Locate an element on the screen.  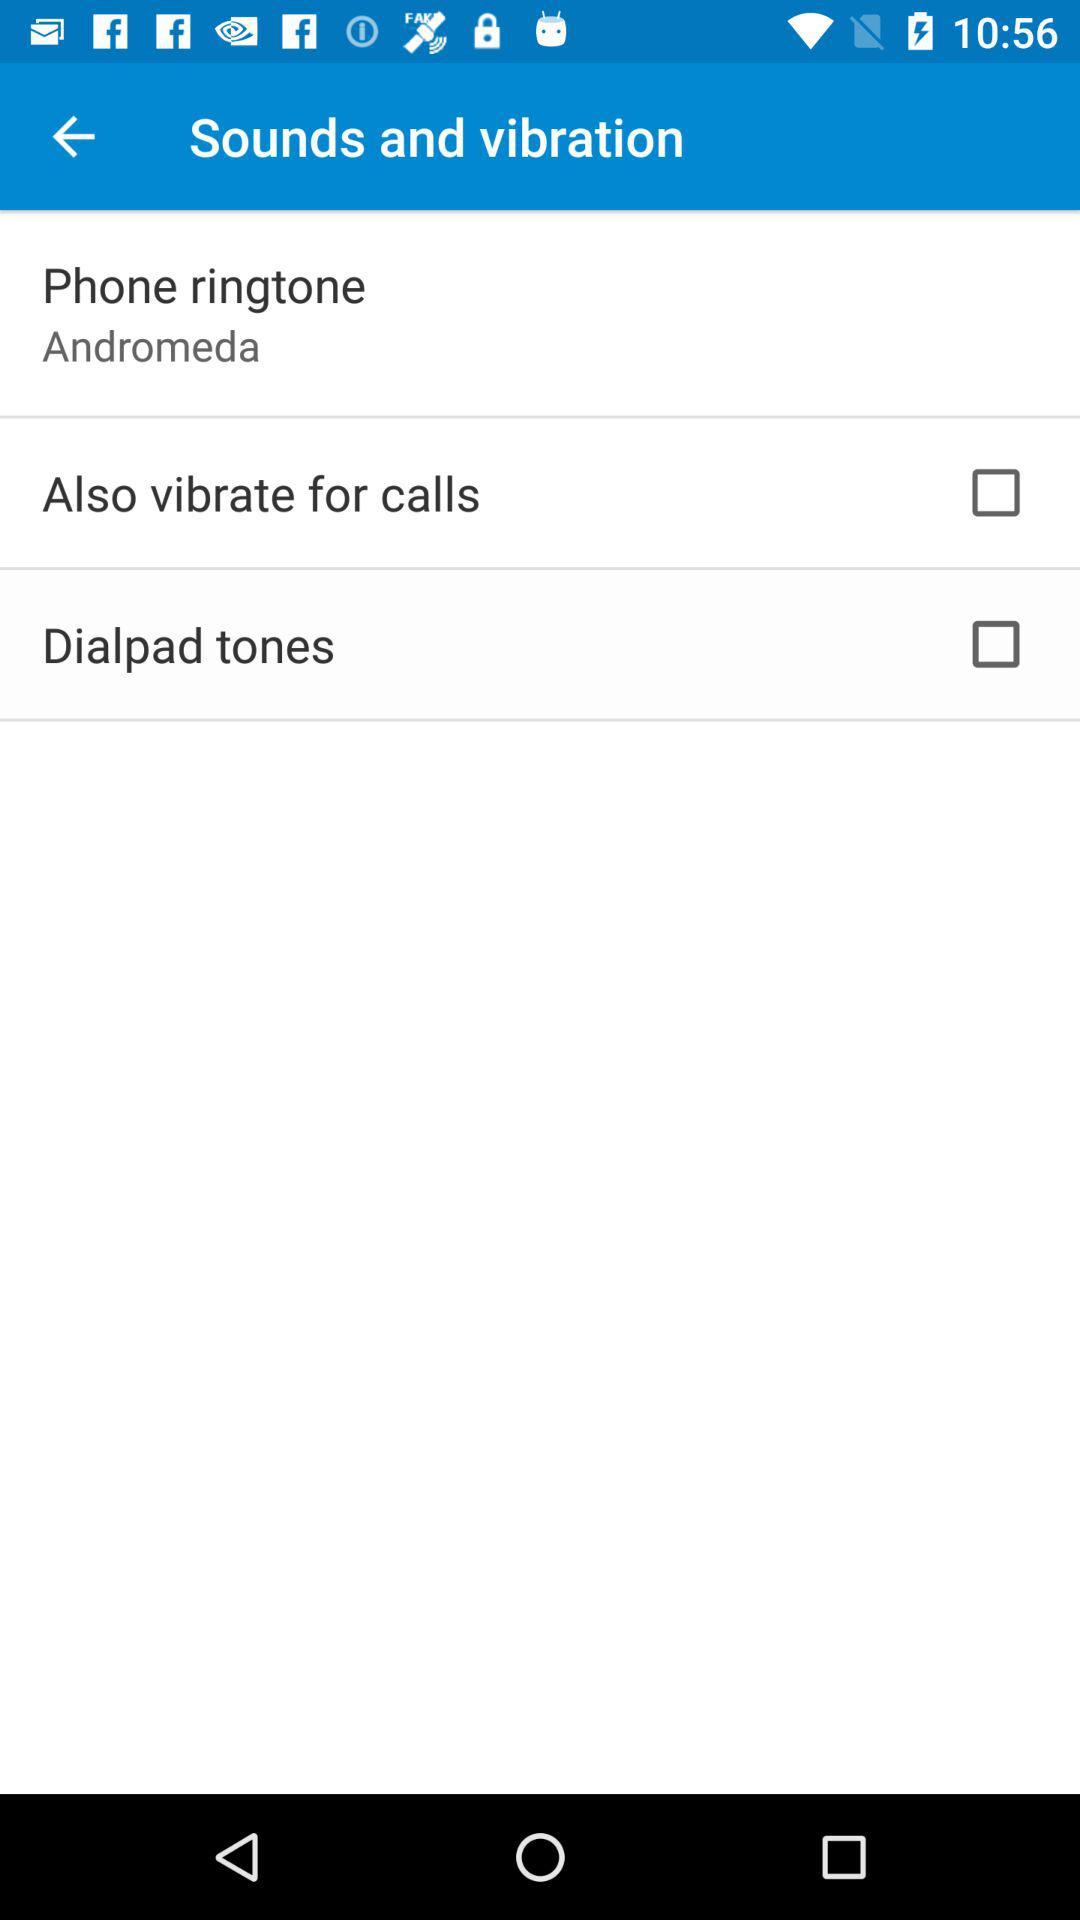
phone ringtone app is located at coordinates (204, 283).